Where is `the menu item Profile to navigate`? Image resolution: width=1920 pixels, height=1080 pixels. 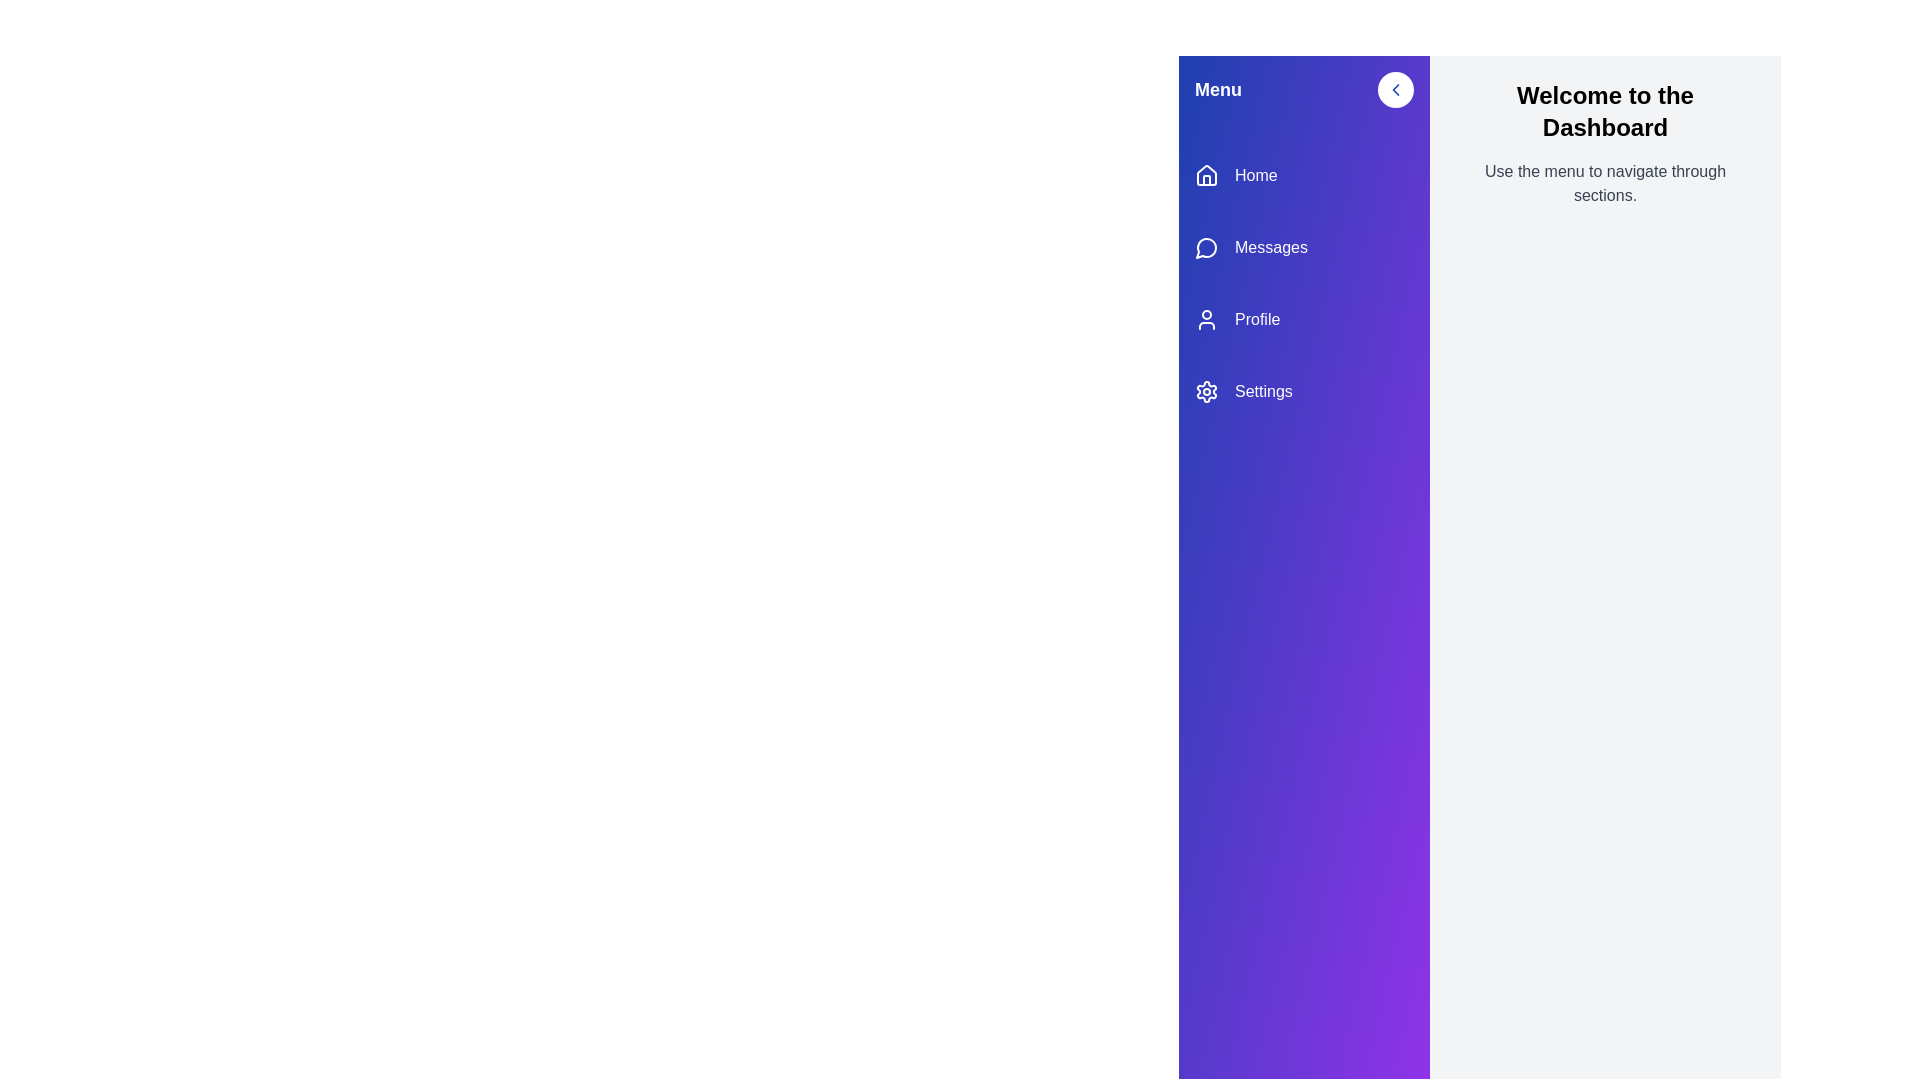 the menu item Profile to navigate is located at coordinates (1304, 319).